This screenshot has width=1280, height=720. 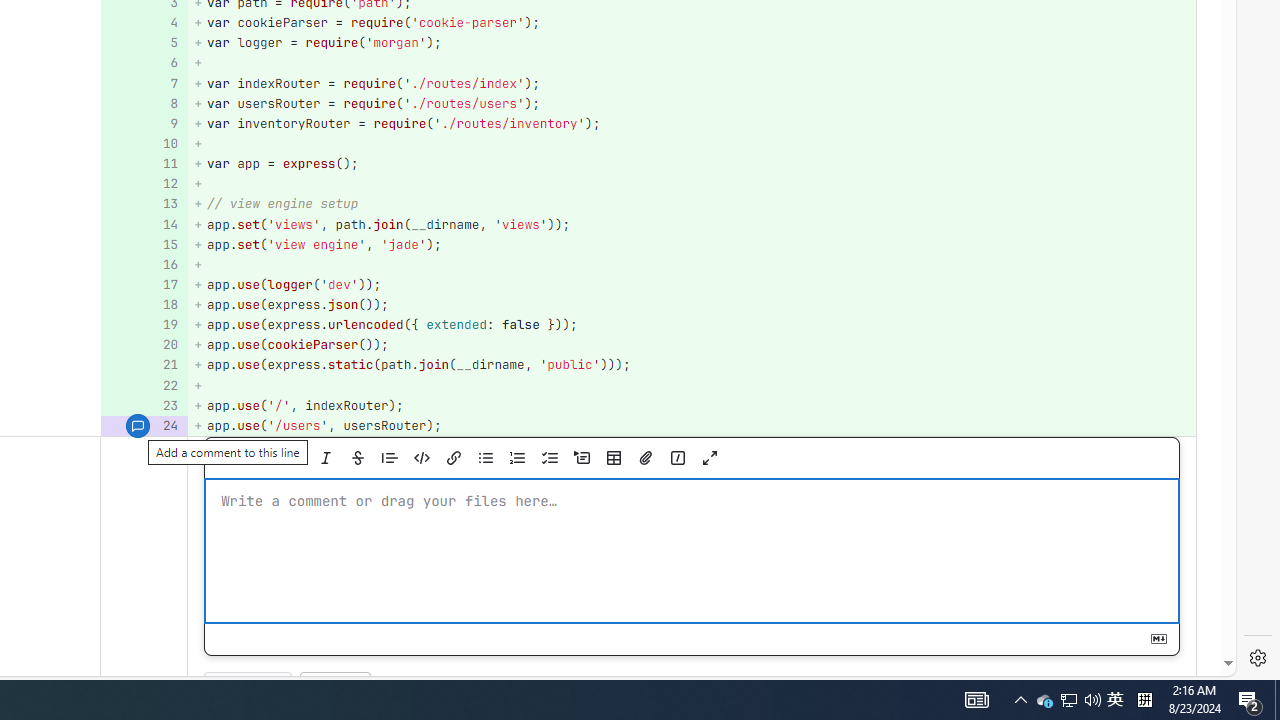 What do you see at coordinates (143, 82) in the screenshot?
I see `'Add a comment to this line 7'` at bounding box center [143, 82].